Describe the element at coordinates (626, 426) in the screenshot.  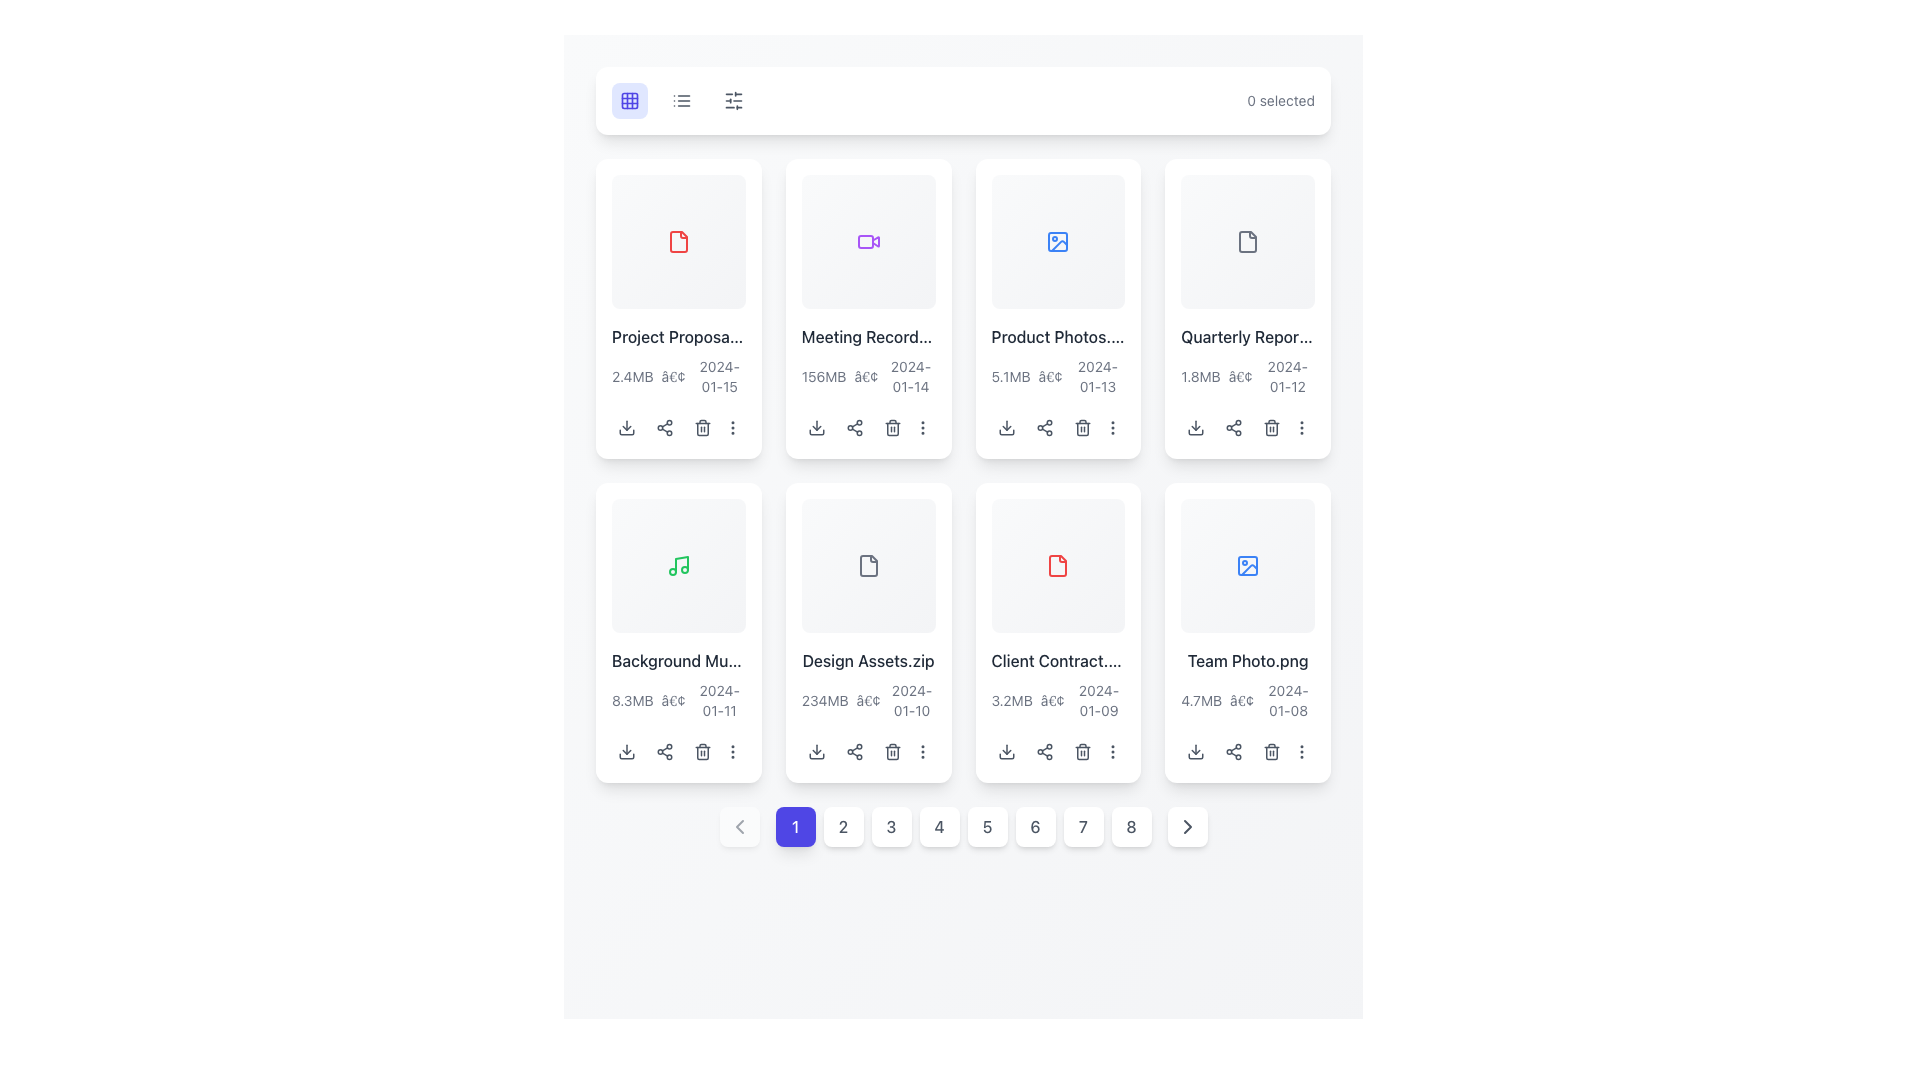
I see `the download icon button for the 'Project Proposal' file located in the first row and first column of the grid layout` at that location.